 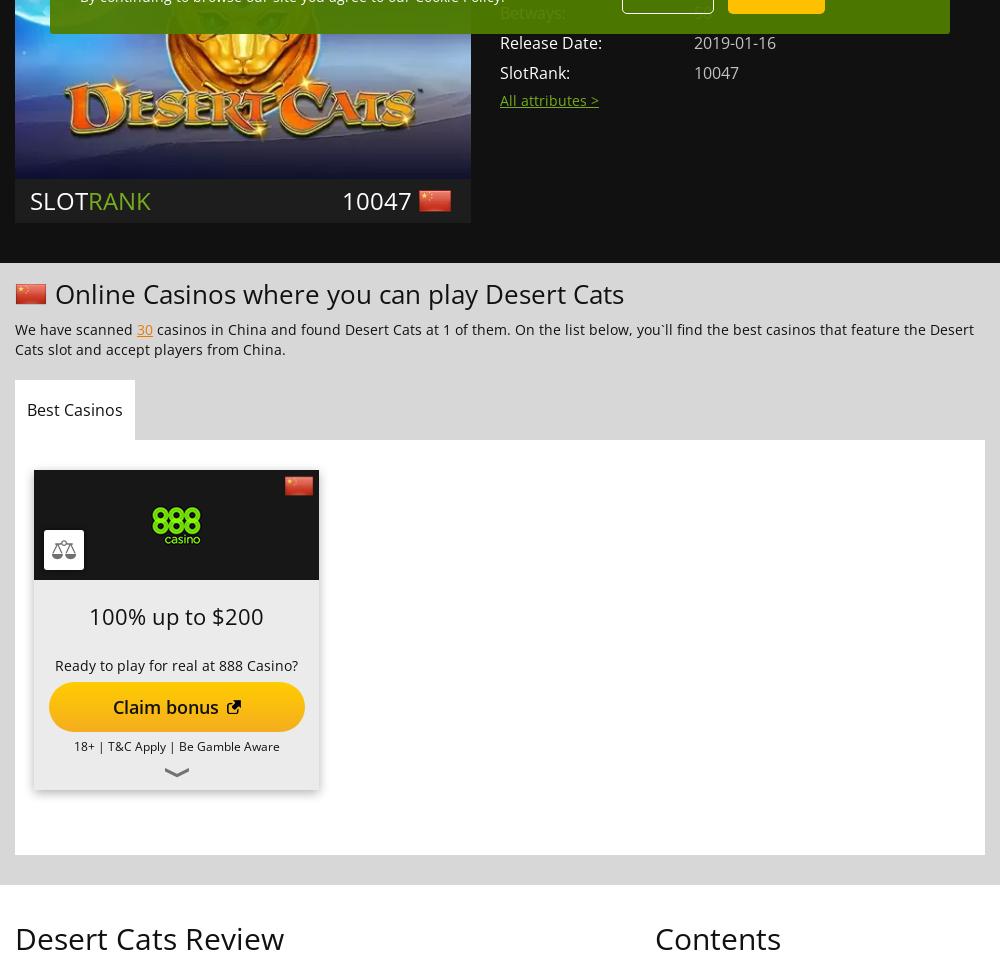 What do you see at coordinates (717, 937) in the screenshot?
I see `'Contents'` at bounding box center [717, 937].